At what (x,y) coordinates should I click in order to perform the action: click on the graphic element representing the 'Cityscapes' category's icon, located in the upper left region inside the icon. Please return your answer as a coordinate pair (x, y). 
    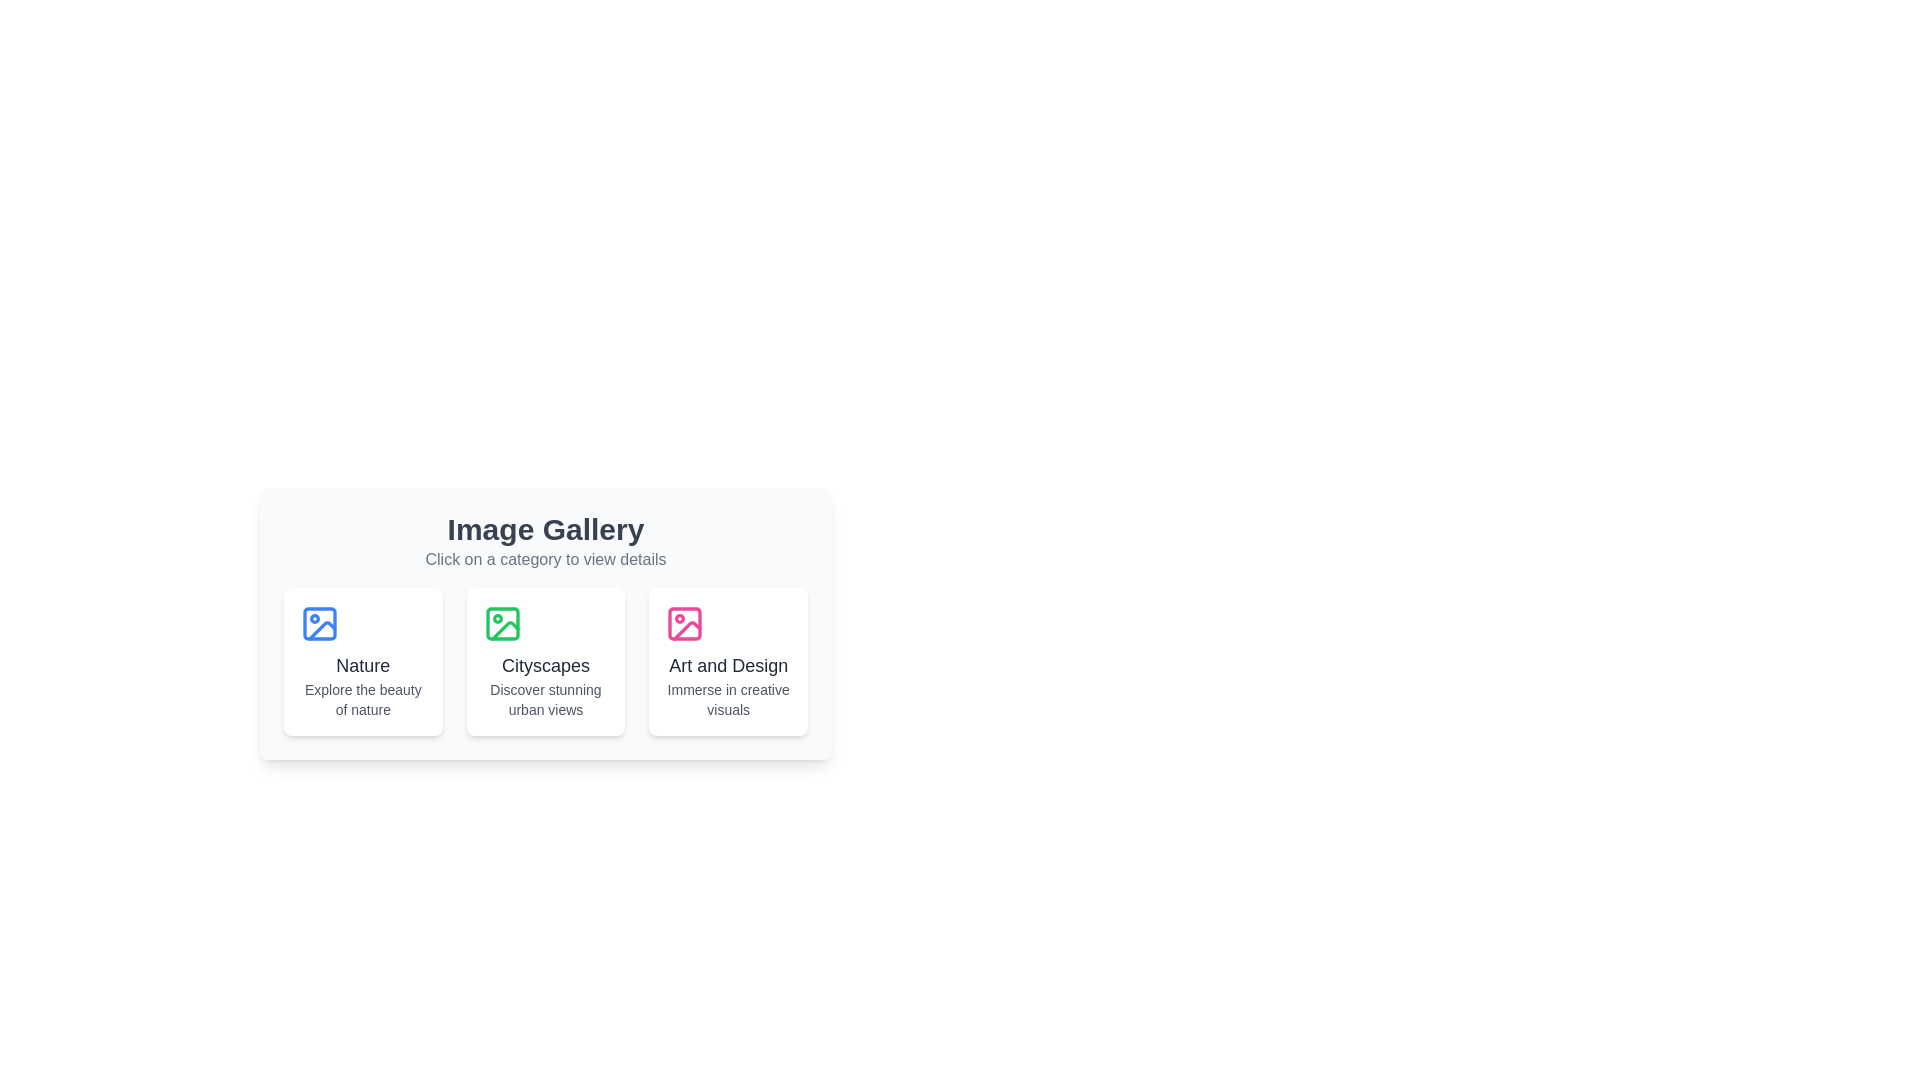
    Looking at the image, I should click on (502, 623).